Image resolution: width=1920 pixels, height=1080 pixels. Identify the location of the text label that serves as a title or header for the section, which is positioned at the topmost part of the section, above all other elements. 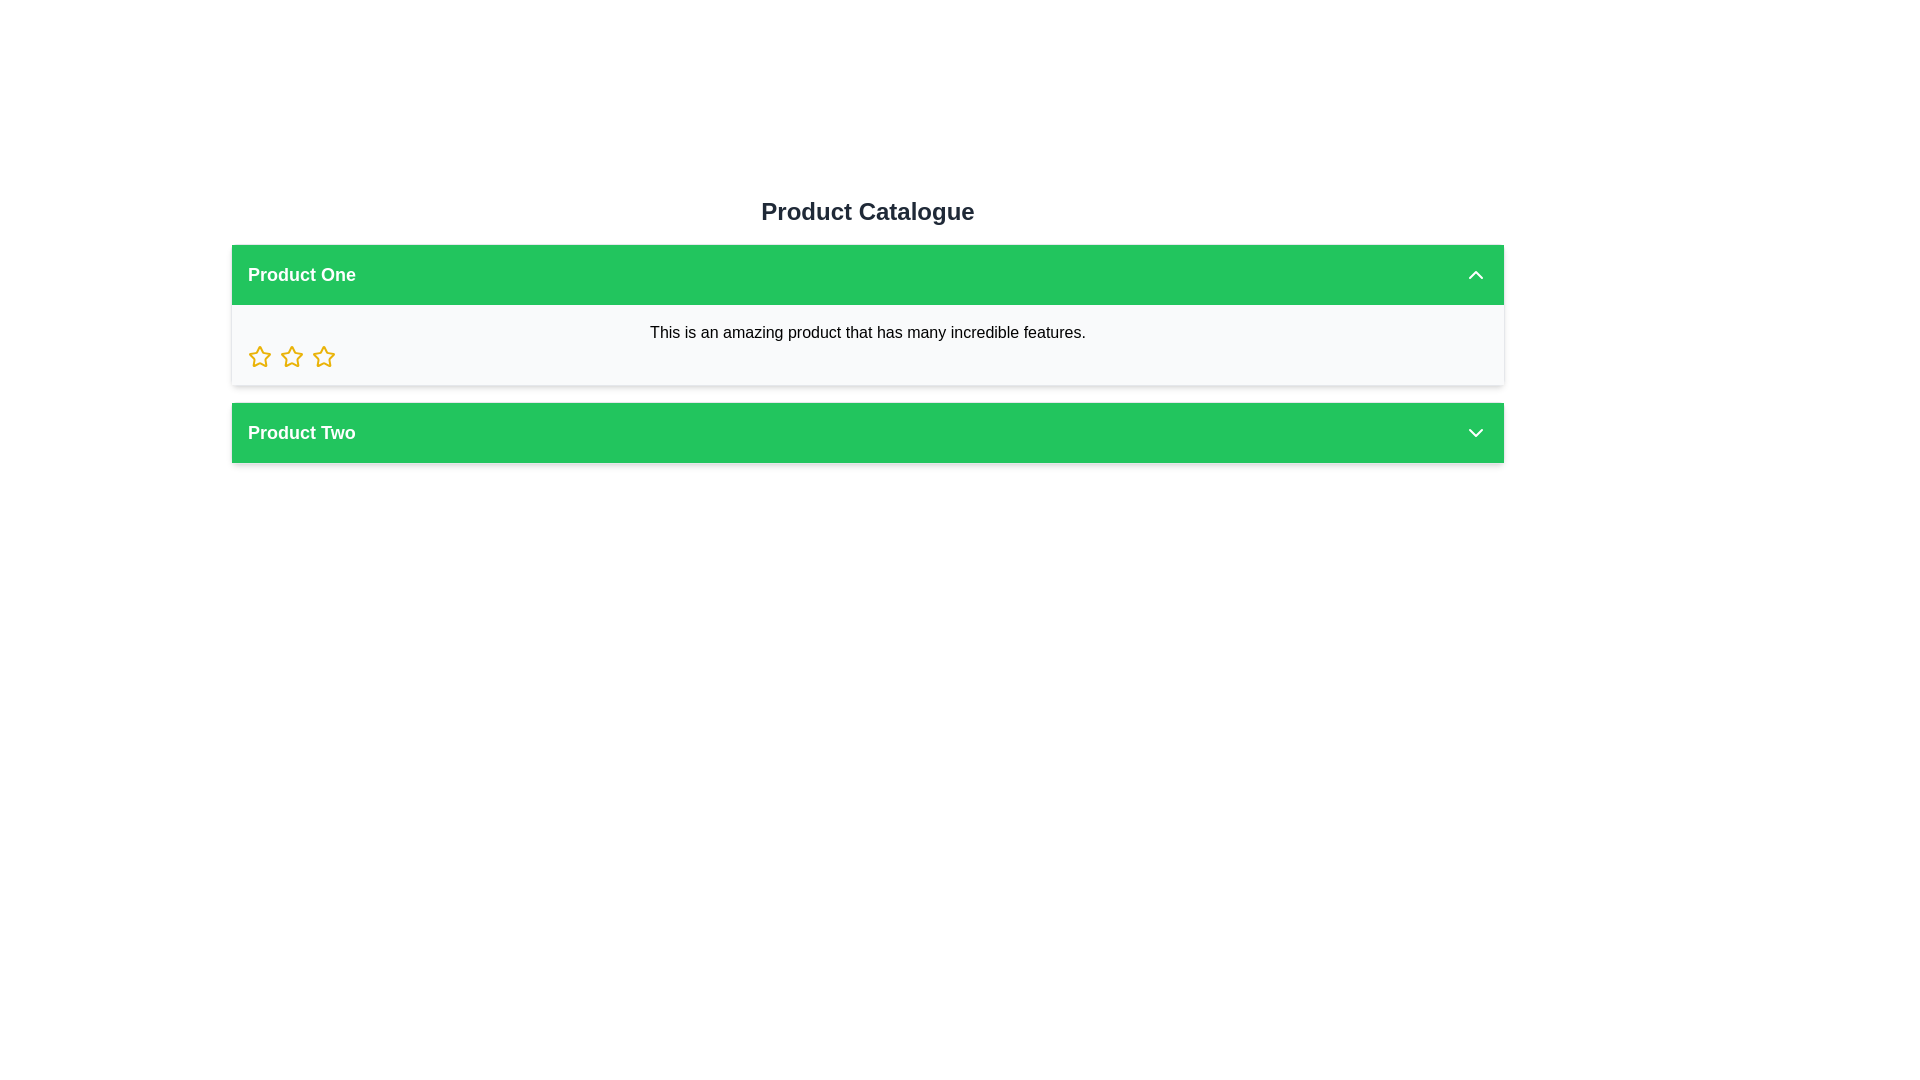
(868, 212).